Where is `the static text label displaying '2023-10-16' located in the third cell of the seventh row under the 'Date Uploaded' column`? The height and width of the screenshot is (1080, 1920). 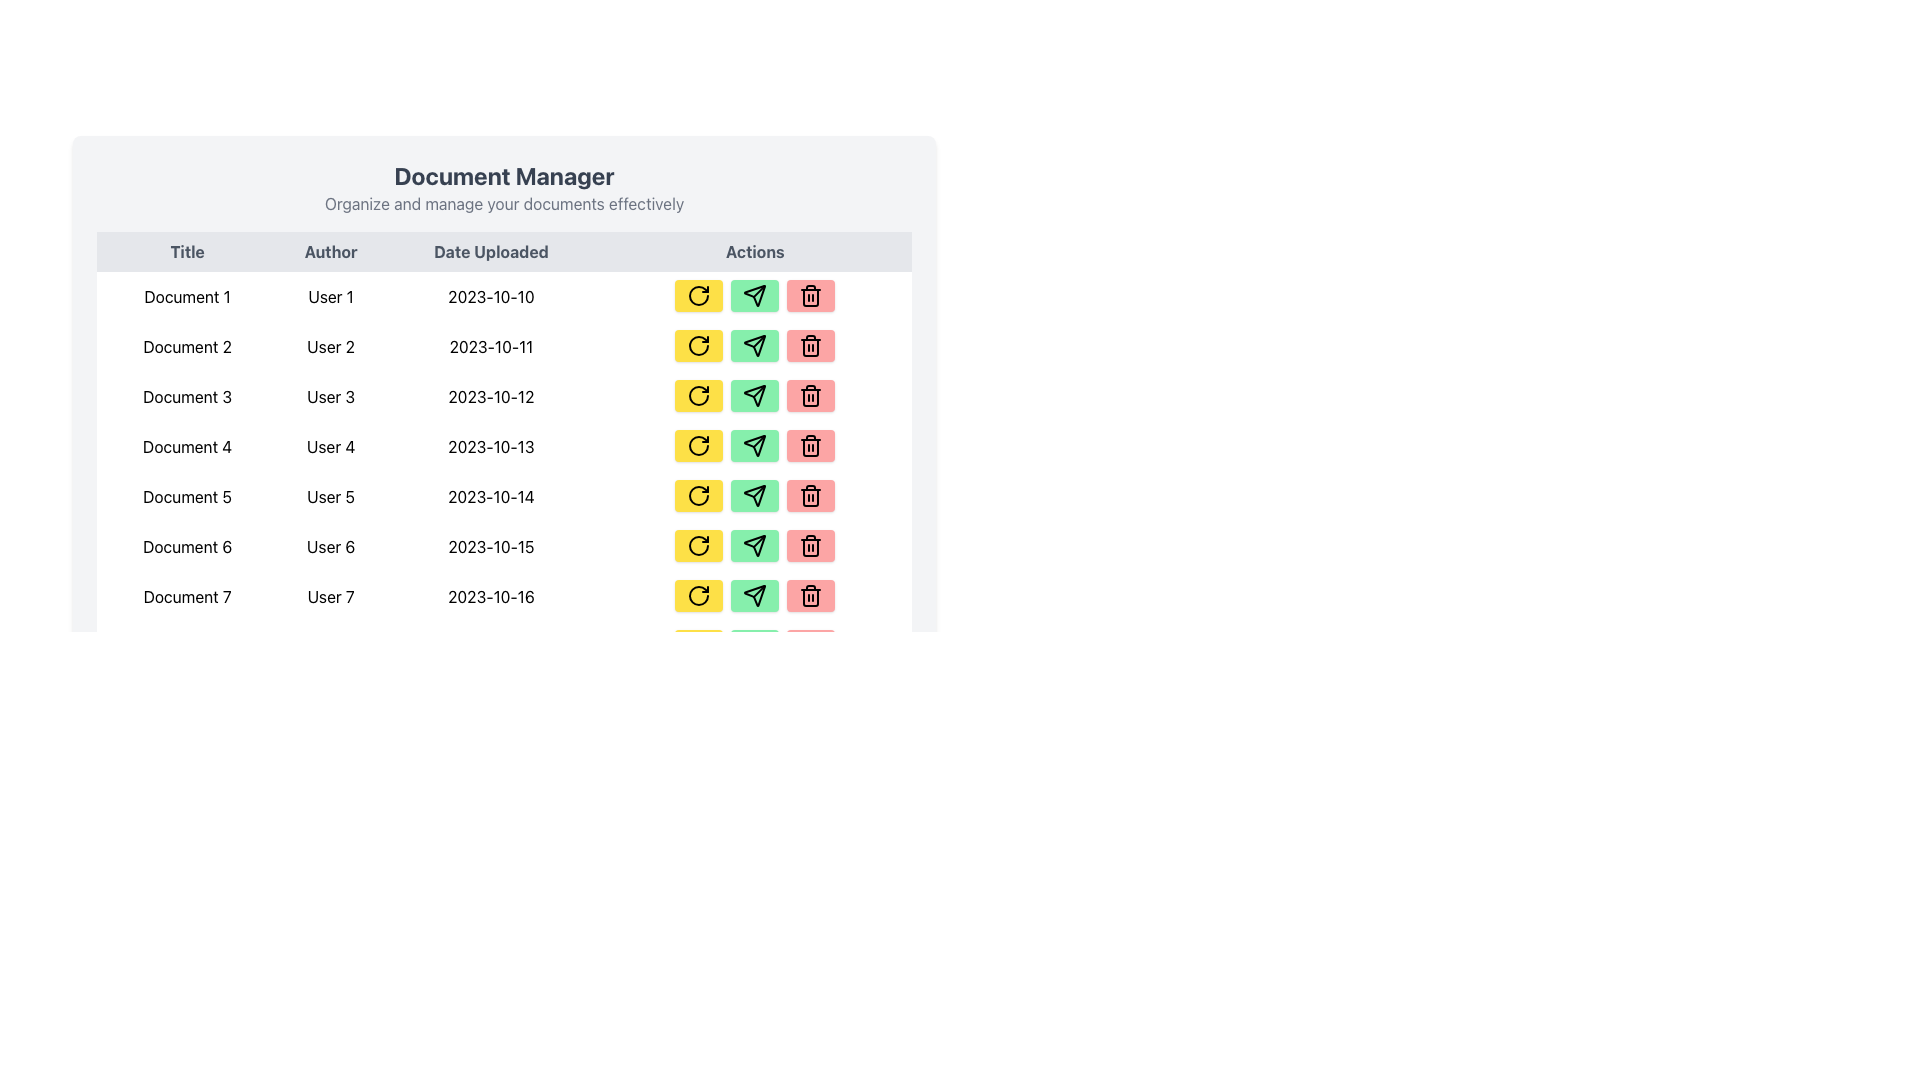
the static text label displaying '2023-10-16' located in the third cell of the seventh row under the 'Date Uploaded' column is located at coordinates (491, 596).